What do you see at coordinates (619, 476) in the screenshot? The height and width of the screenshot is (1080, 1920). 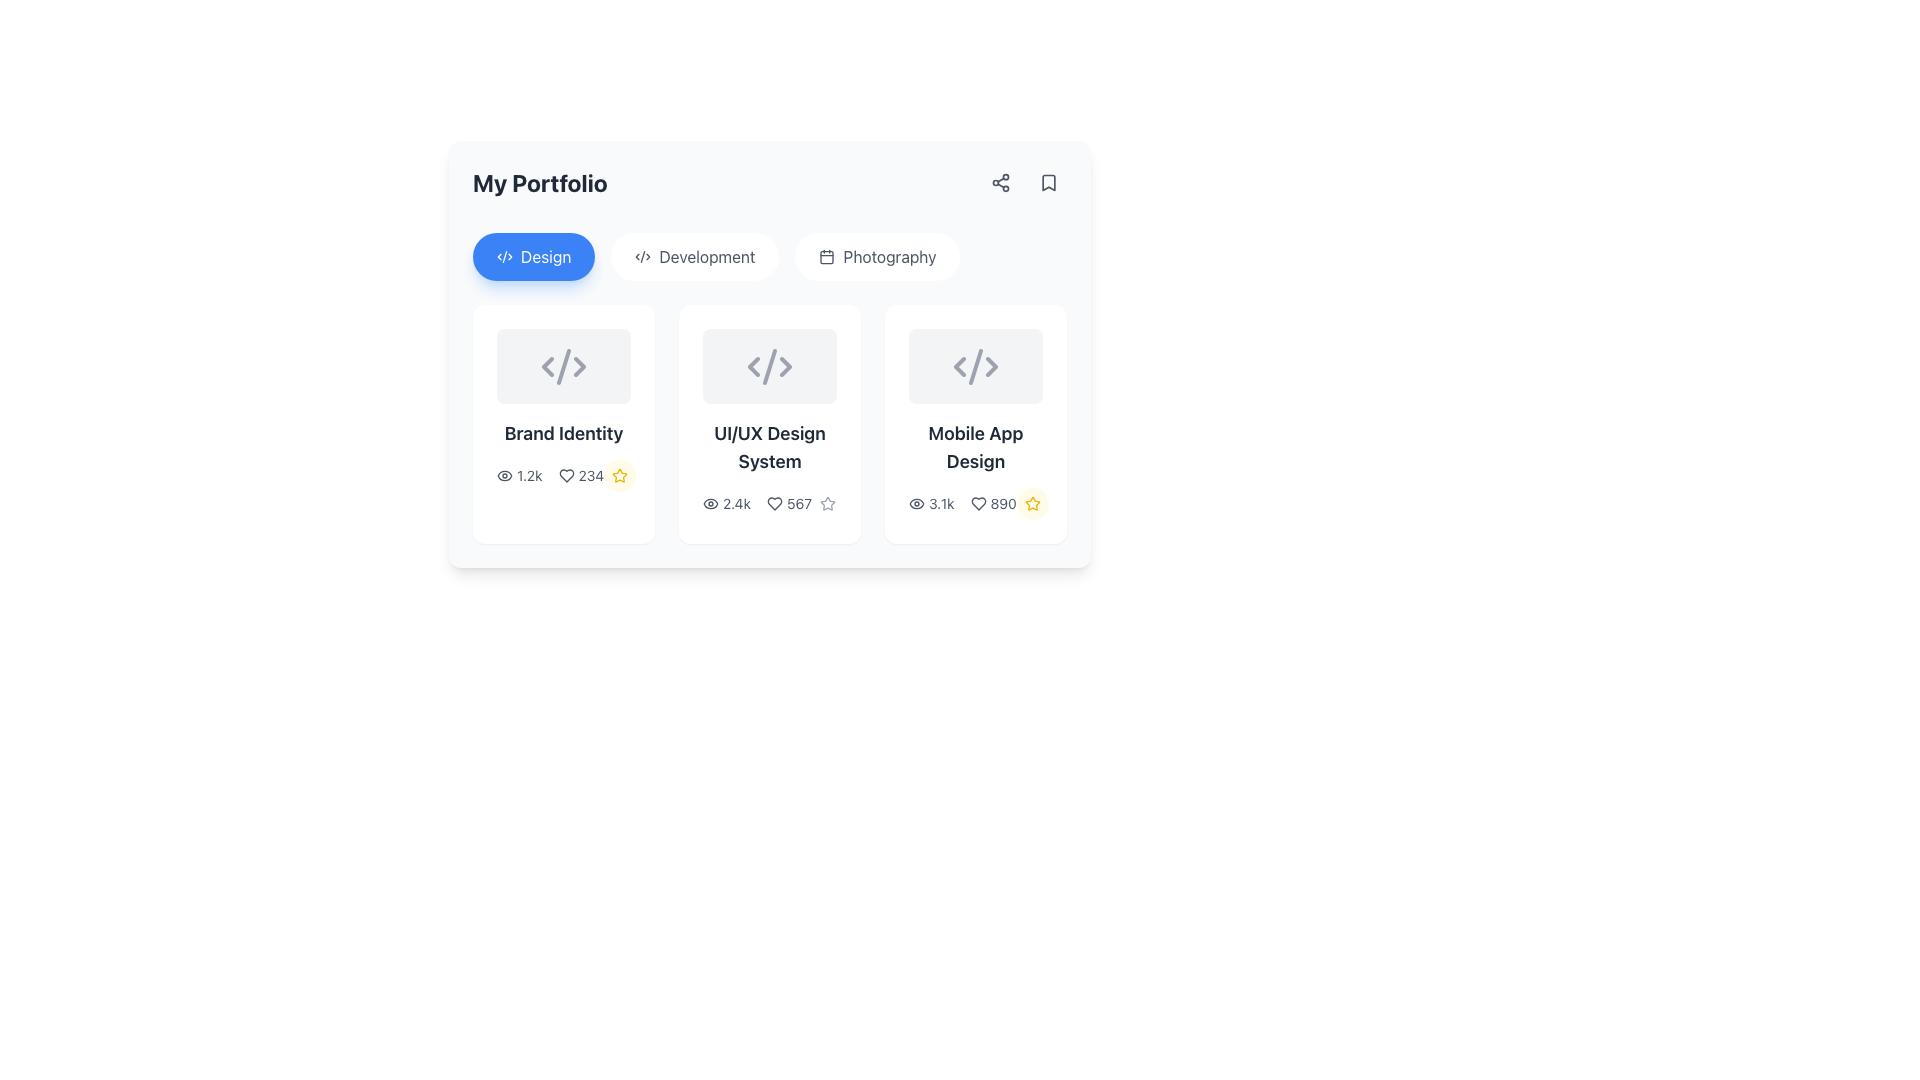 I see `the star-shaped icon with a yellow outline located in the circular button beneath the '234' likes count in the 'Brand Identity' card` at bounding box center [619, 476].